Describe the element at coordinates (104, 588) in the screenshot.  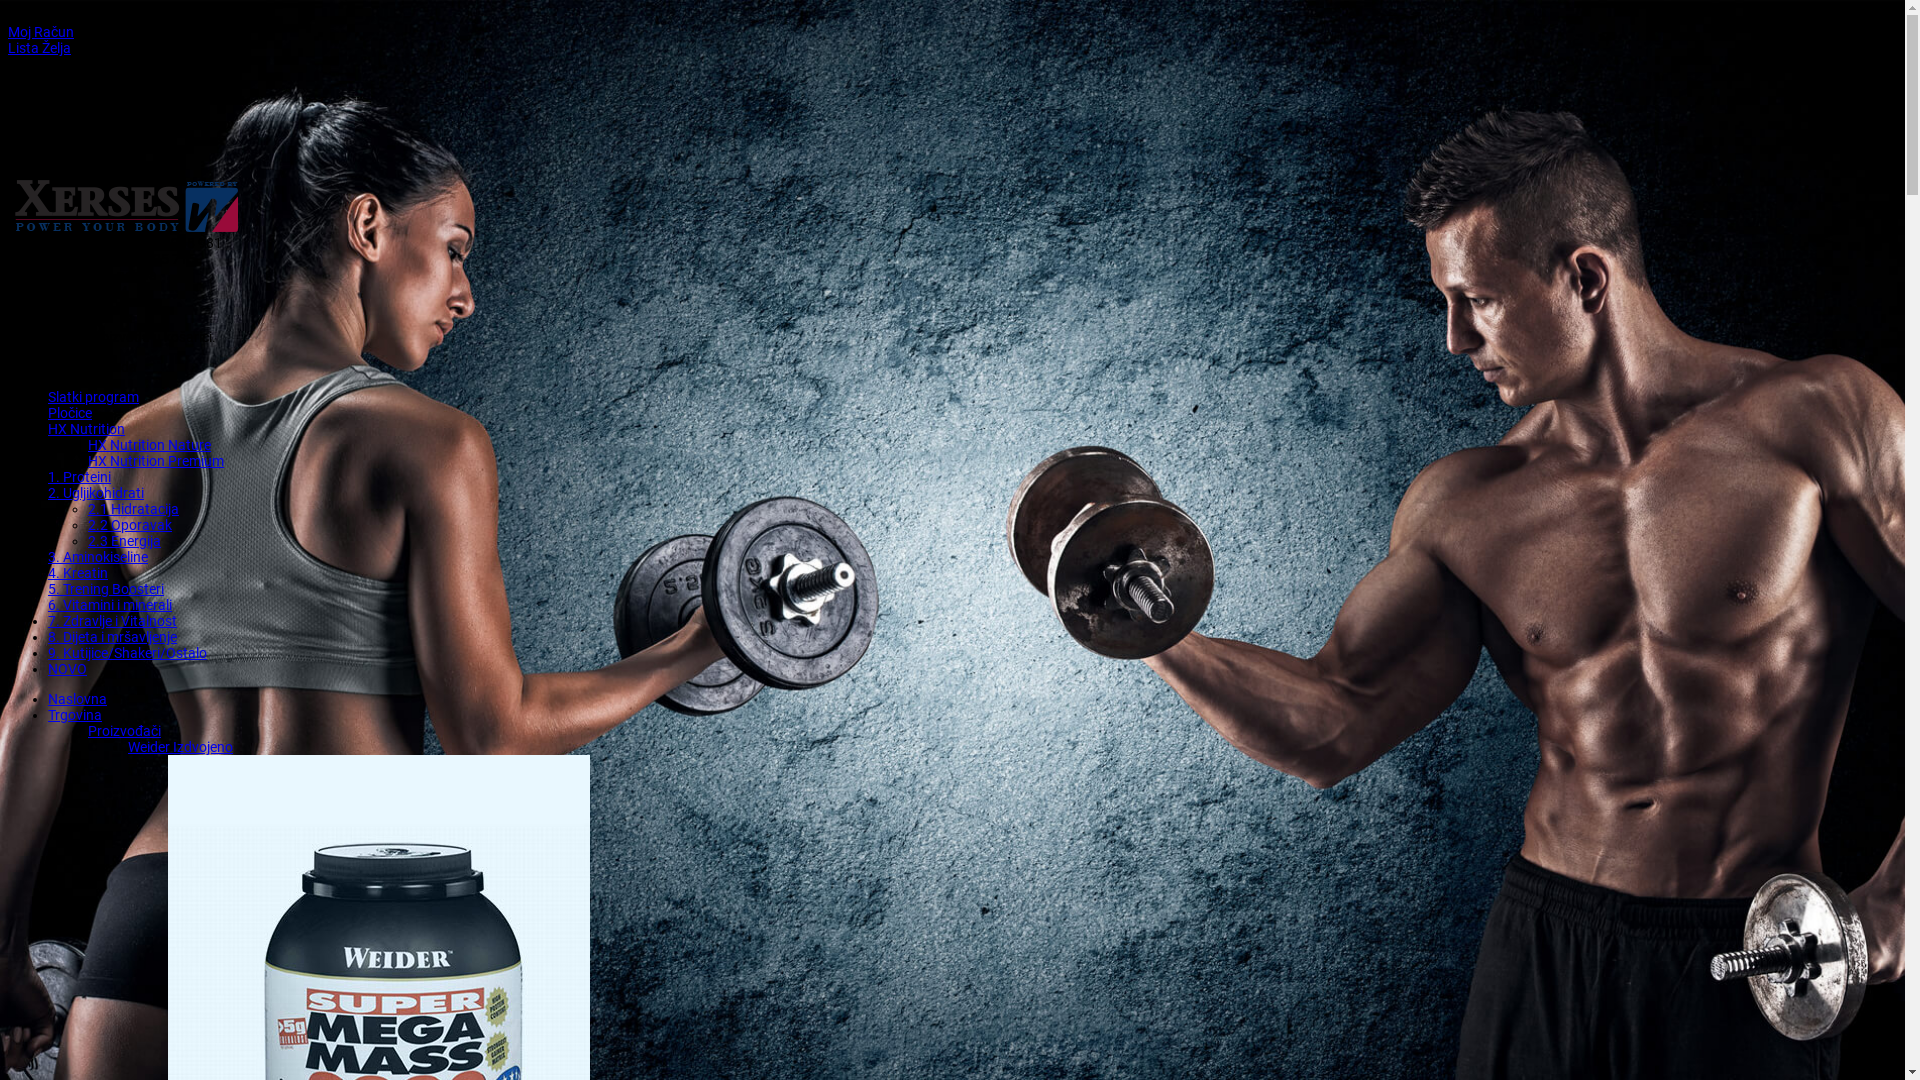
I see `'5. Trening Boosteri'` at that location.